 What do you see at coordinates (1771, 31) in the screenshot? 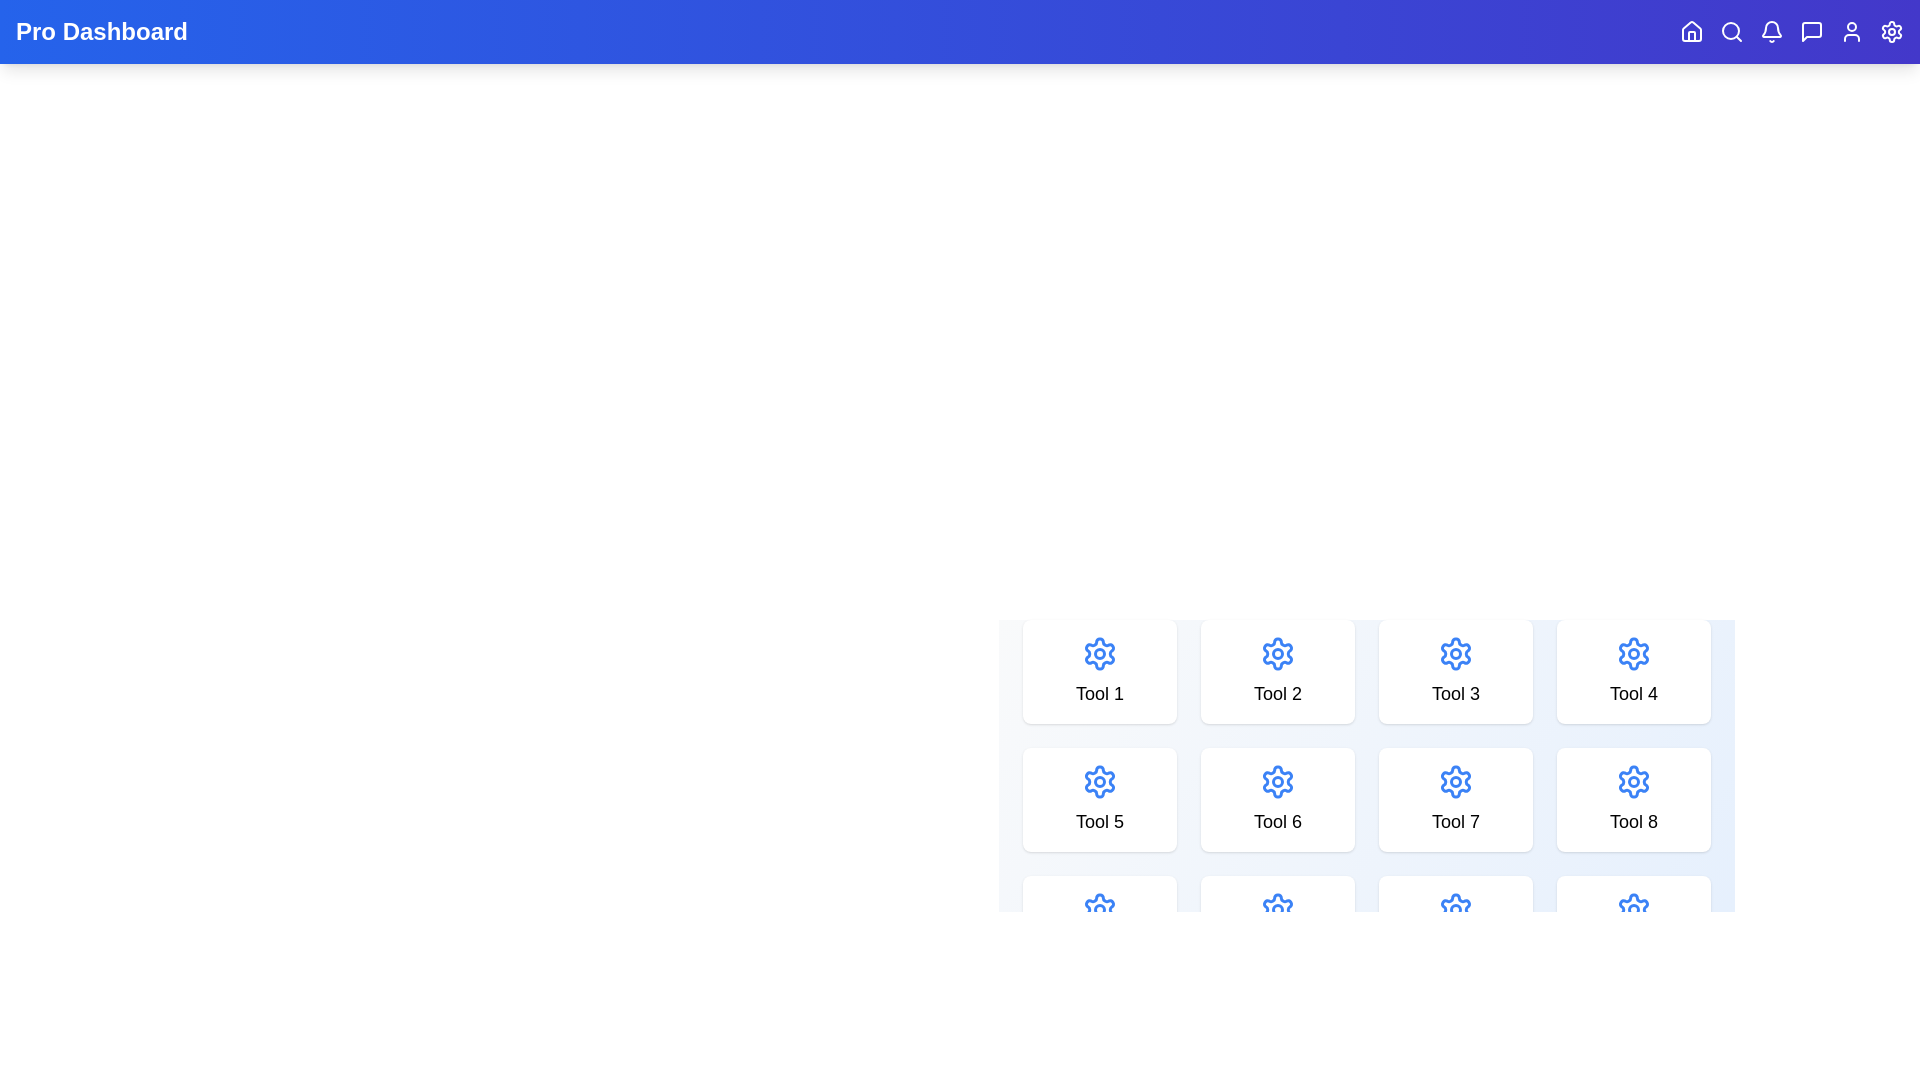
I see `the Bell navigation icon in the header` at bounding box center [1771, 31].